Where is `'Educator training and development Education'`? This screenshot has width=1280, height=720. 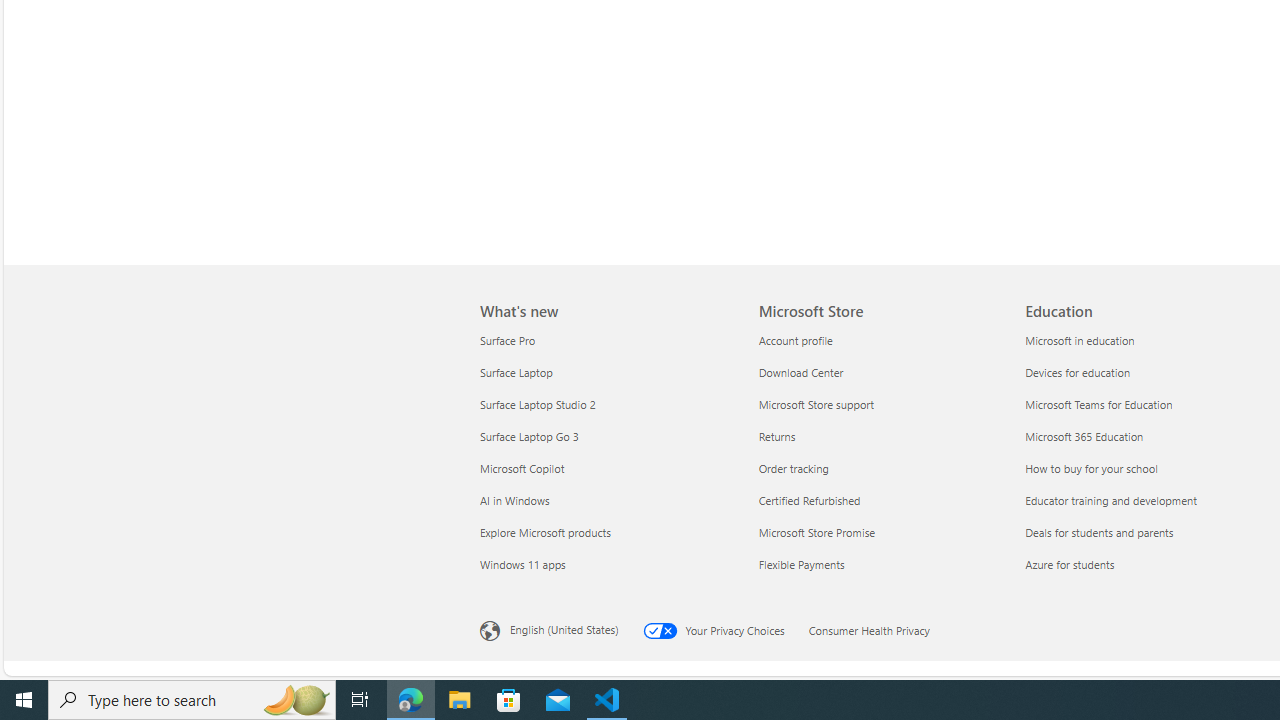 'Educator training and development Education' is located at coordinates (1110, 499).